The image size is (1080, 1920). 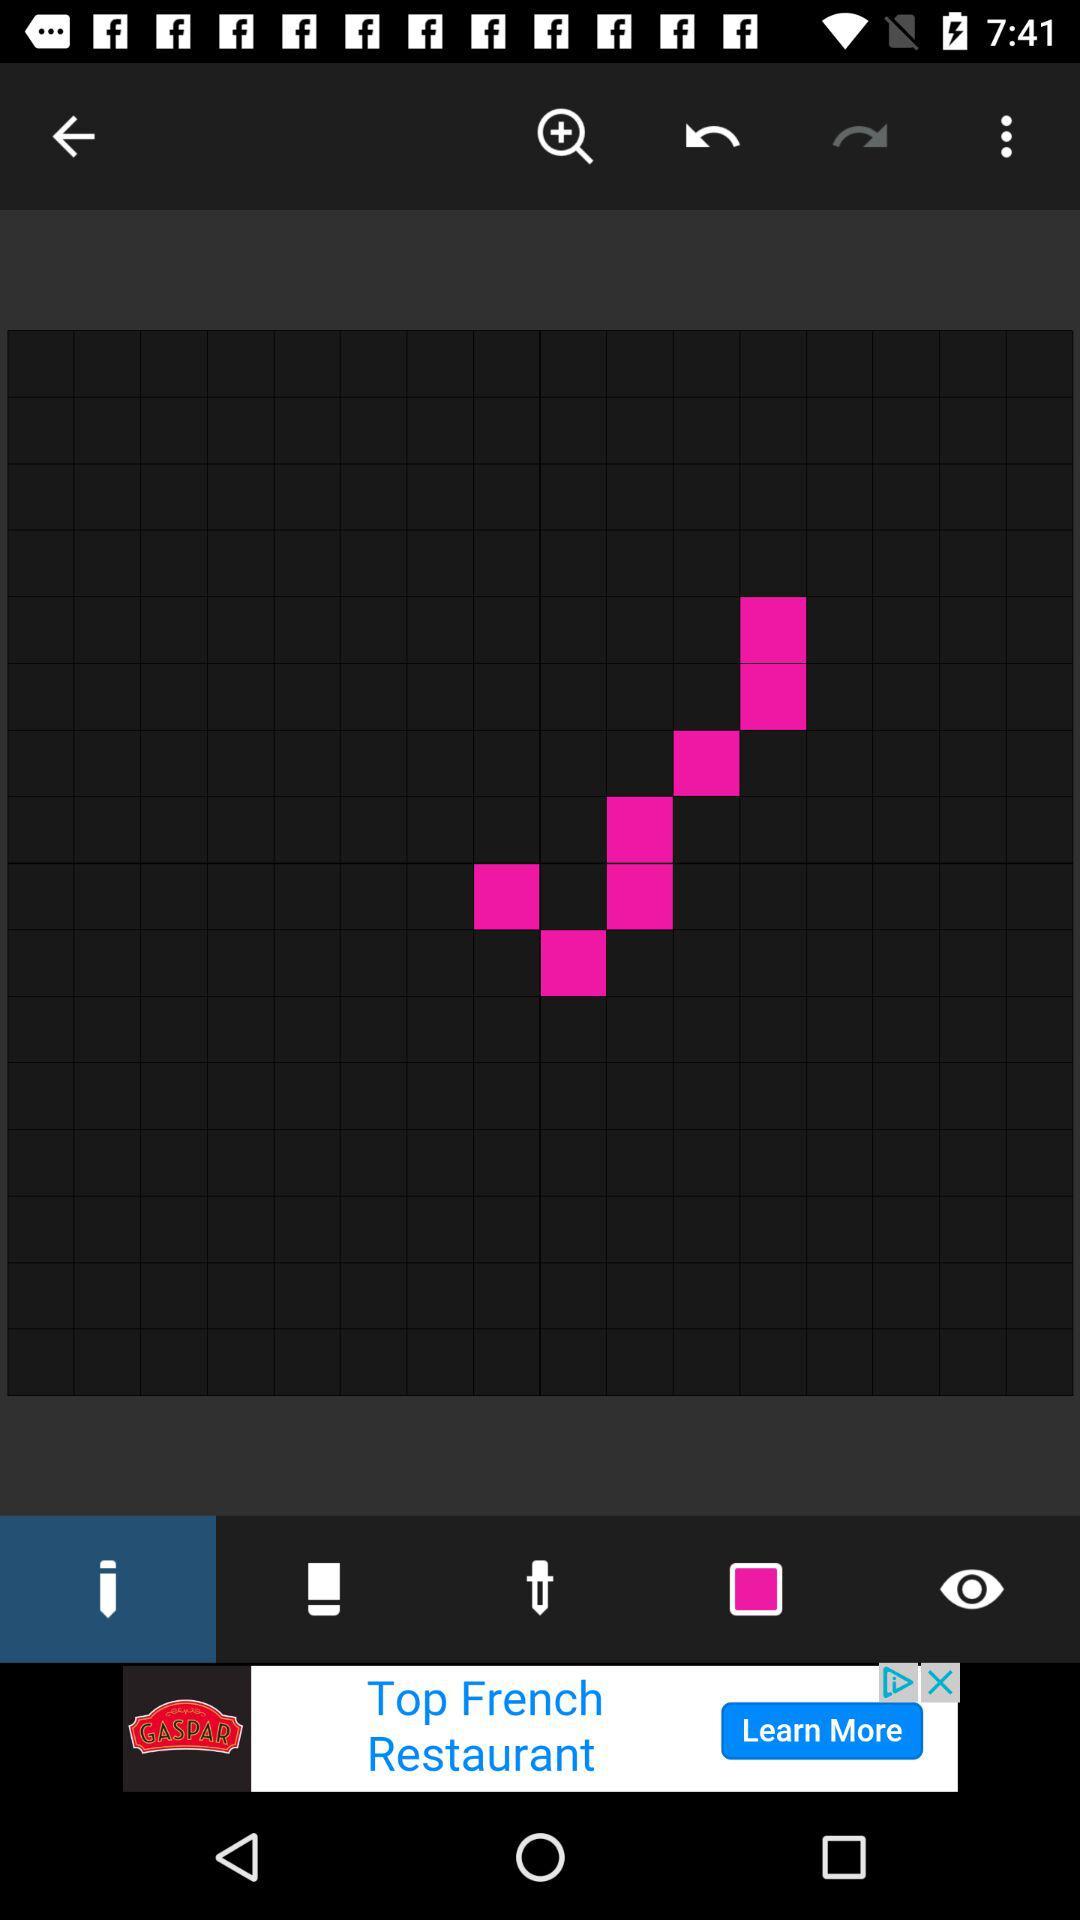 I want to click on the previous, so click(x=72, y=135).